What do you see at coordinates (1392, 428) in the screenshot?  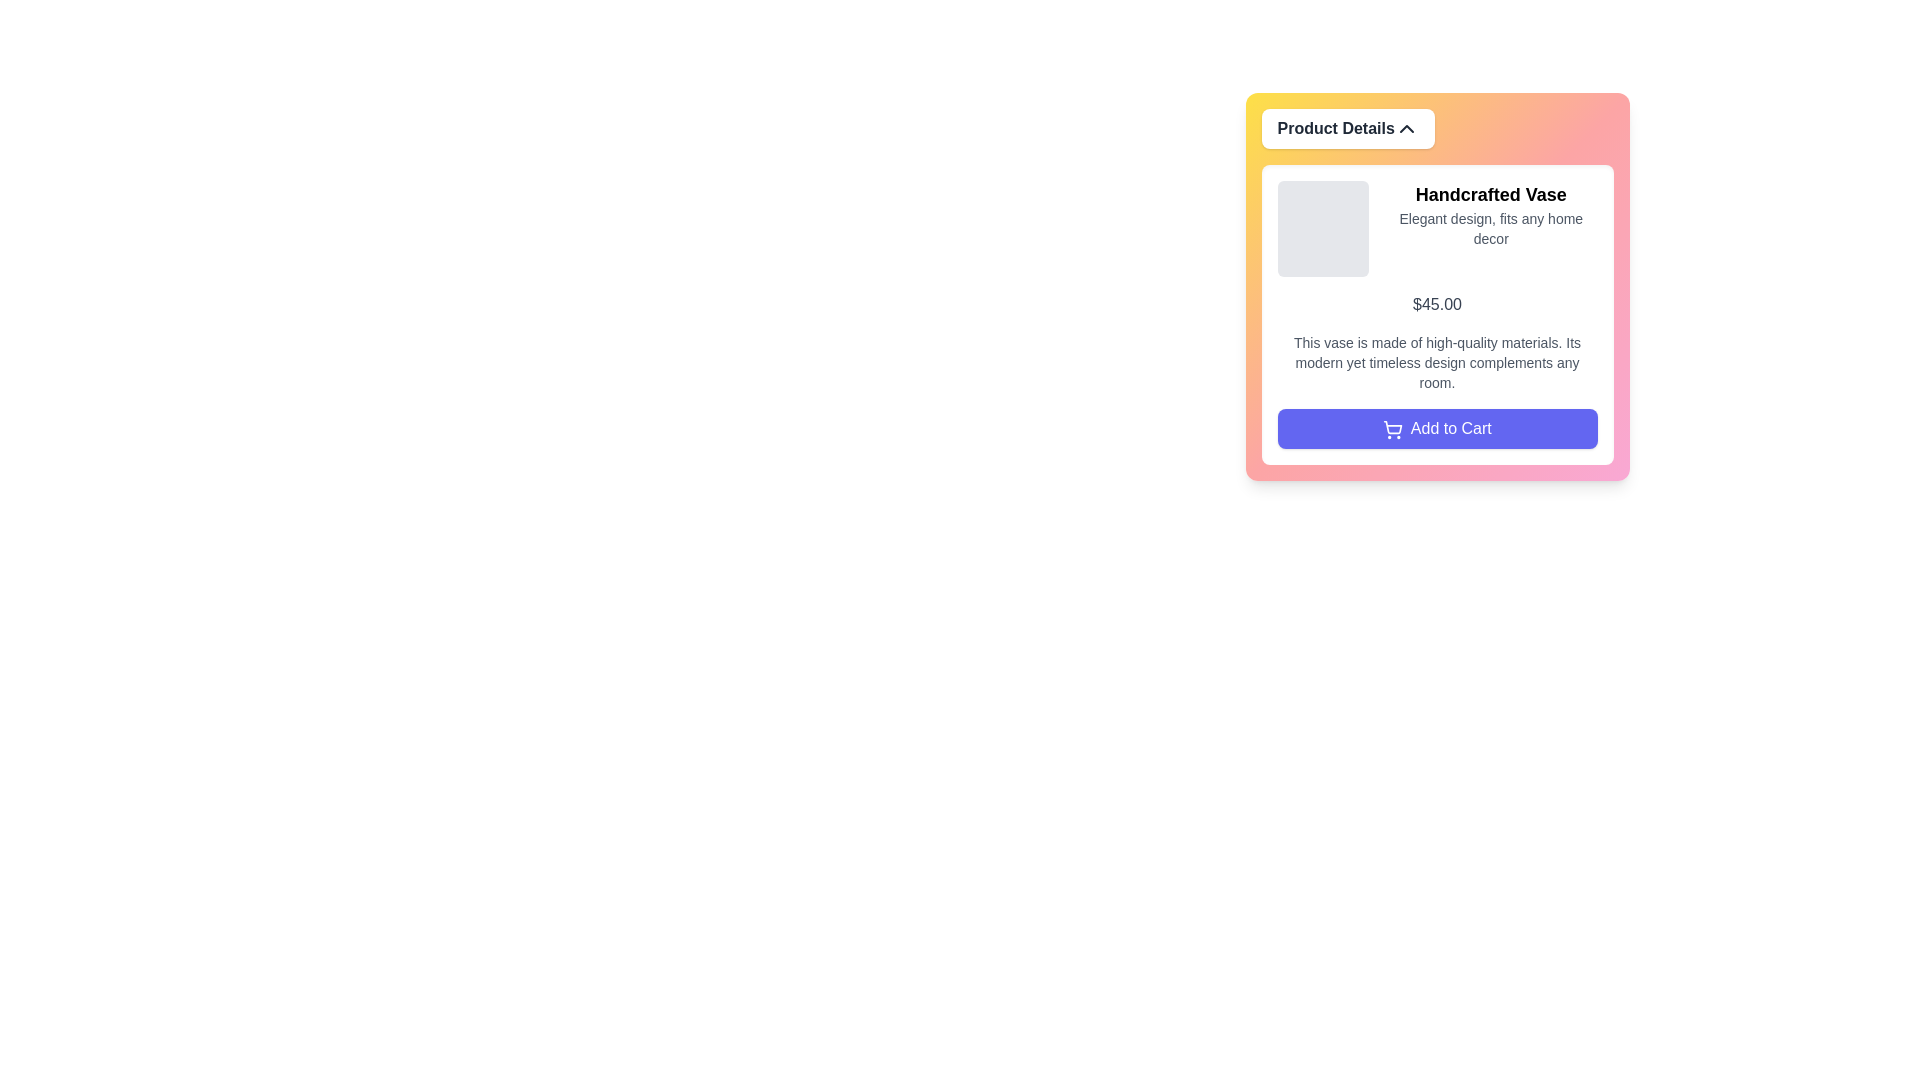 I see `the shopping cart icon which is part of the 'Add to Cart' button, located to the left of the button's text` at bounding box center [1392, 428].